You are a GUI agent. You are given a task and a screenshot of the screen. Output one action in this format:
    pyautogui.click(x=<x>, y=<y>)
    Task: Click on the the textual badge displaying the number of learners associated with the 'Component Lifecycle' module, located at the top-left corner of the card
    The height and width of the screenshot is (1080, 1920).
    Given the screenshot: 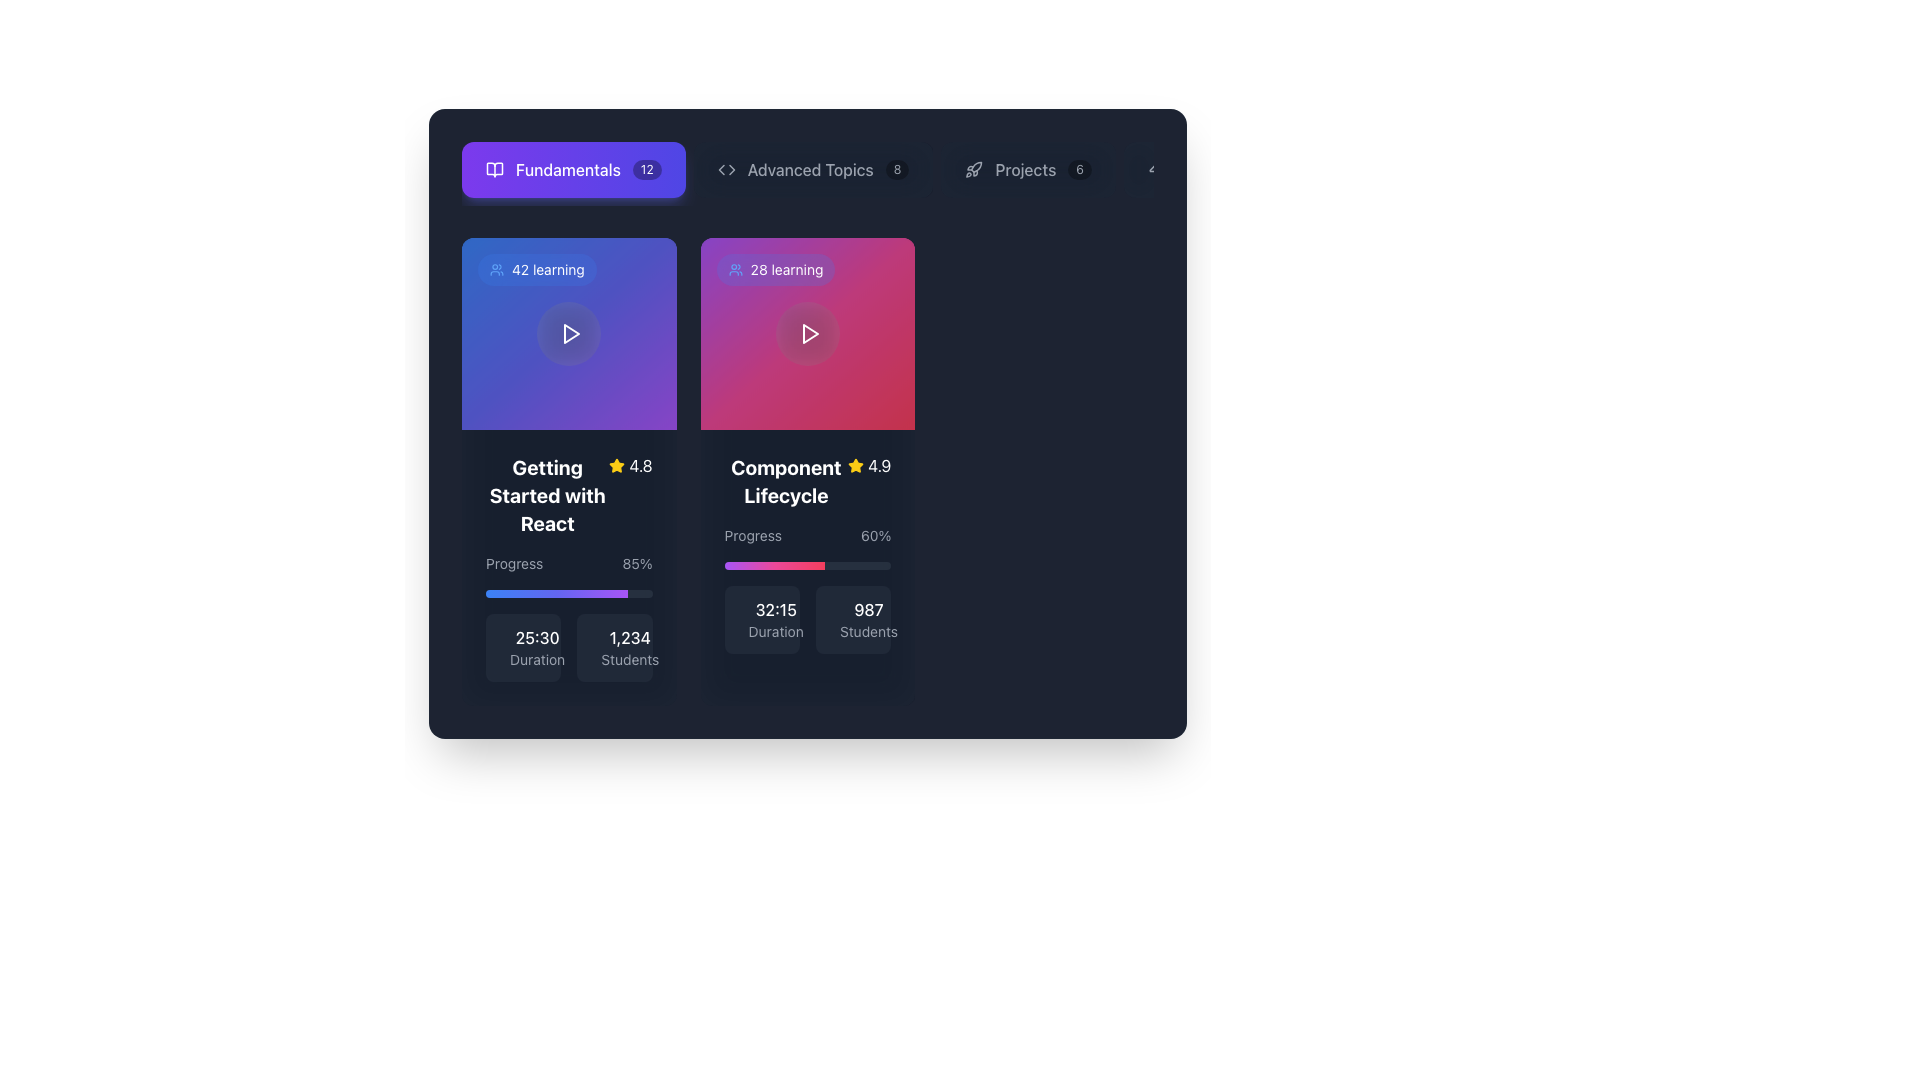 What is the action you would take?
    pyautogui.click(x=775, y=270)
    